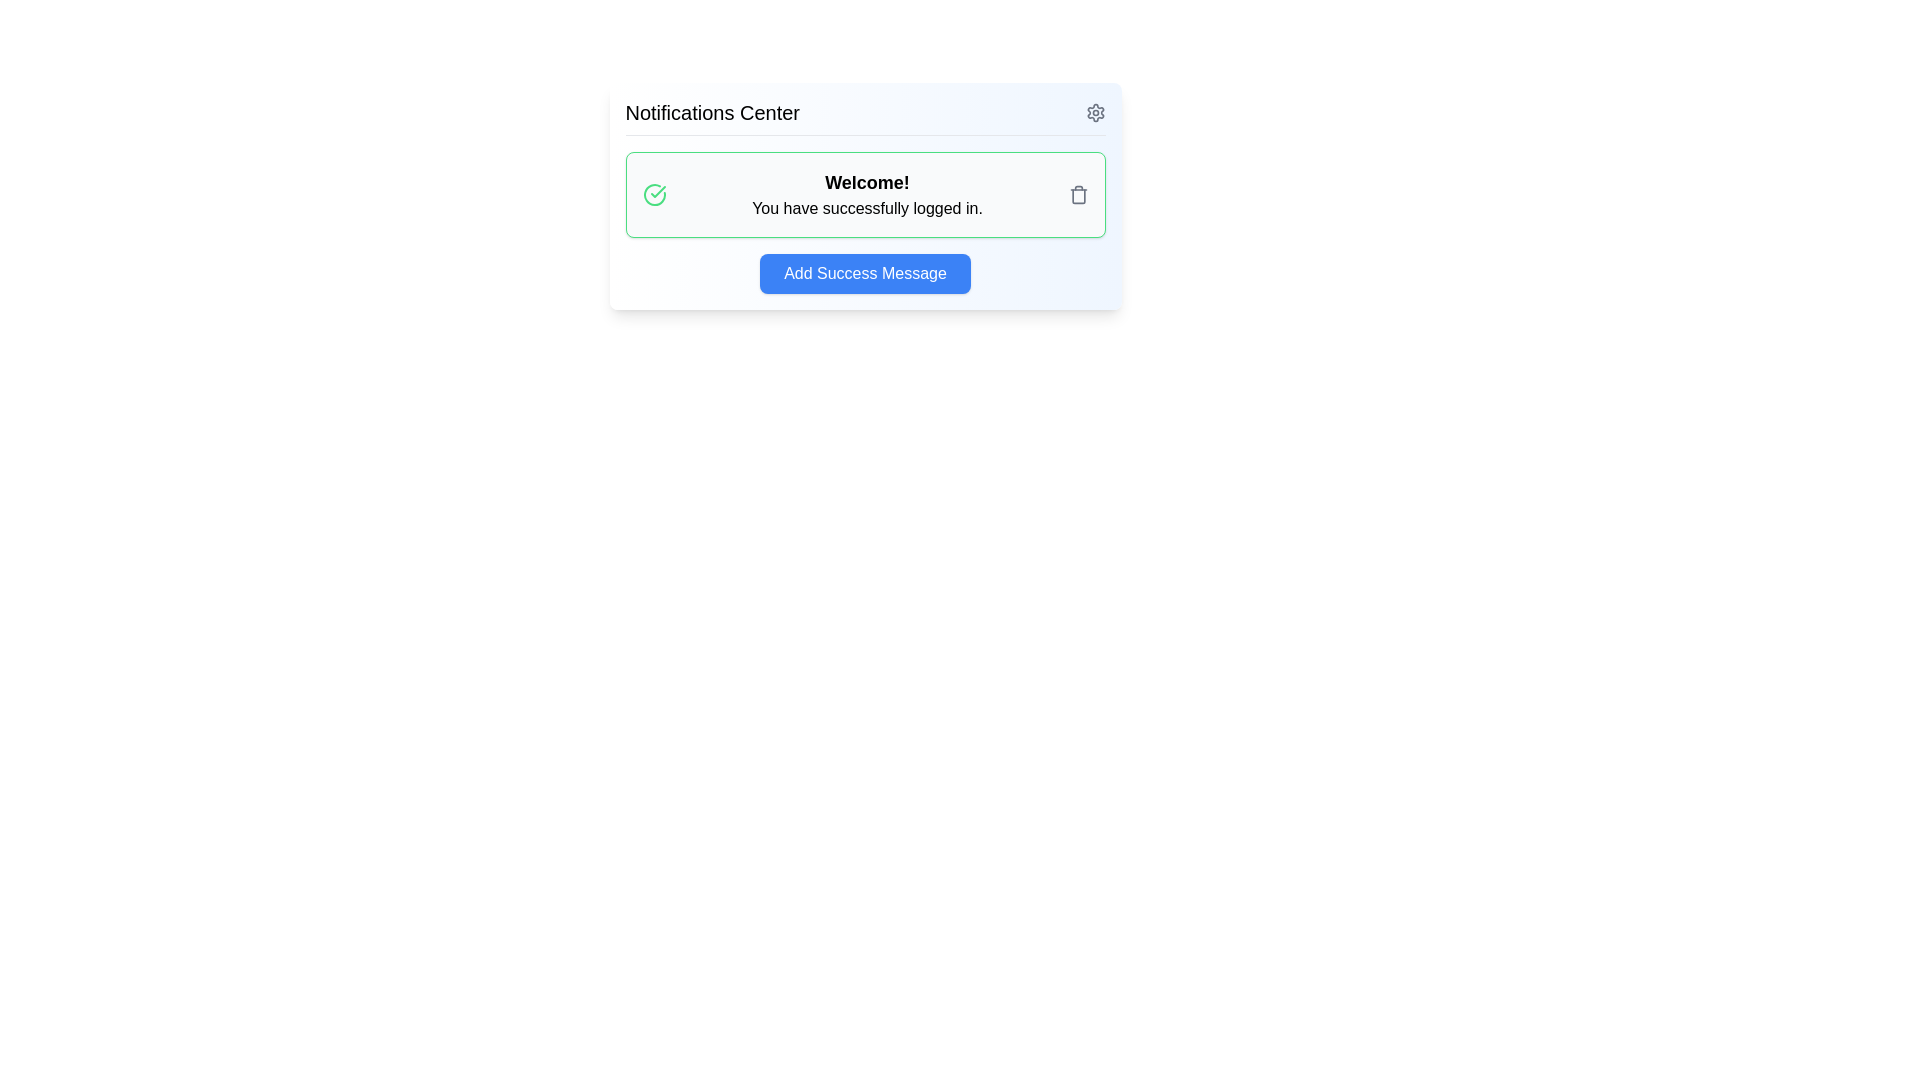 Image resolution: width=1920 pixels, height=1080 pixels. Describe the element at coordinates (1094, 112) in the screenshot. I see `the settings icon (cogwheel) located in the top-right corner of the 'Notifications Center'` at that location.